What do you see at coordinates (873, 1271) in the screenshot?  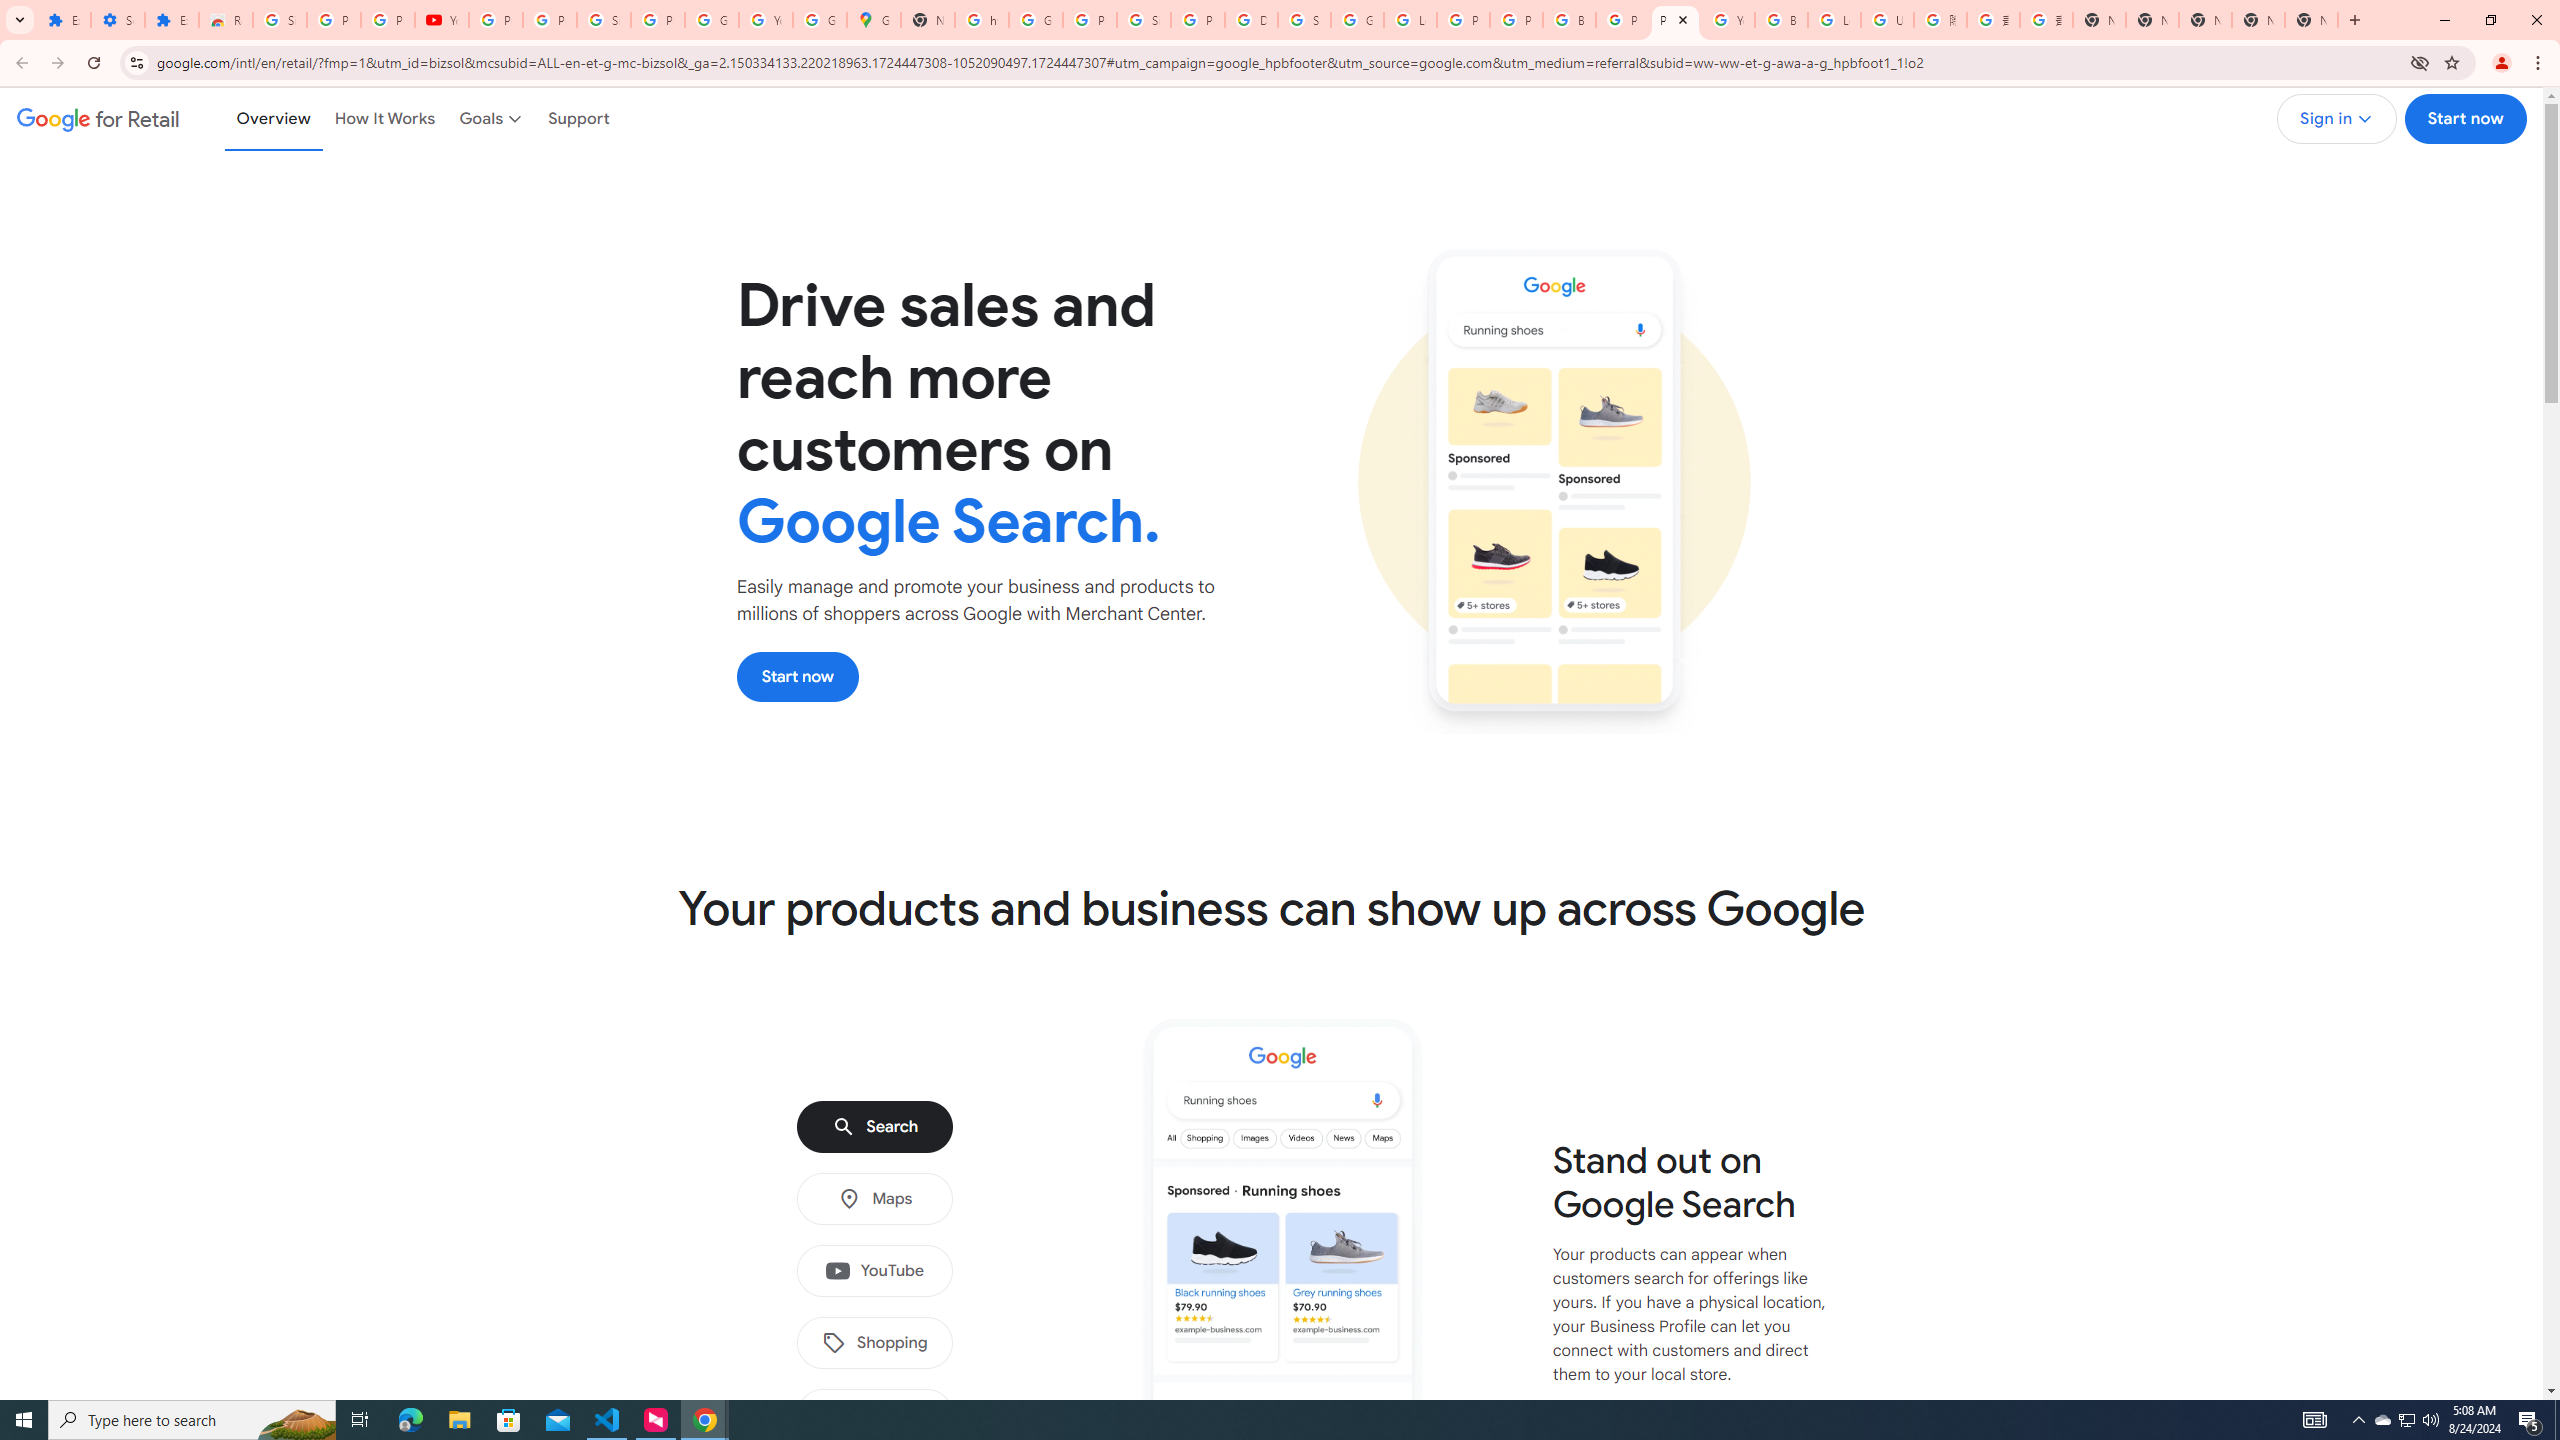 I see `'YouTube'` at bounding box center [873, 1271].